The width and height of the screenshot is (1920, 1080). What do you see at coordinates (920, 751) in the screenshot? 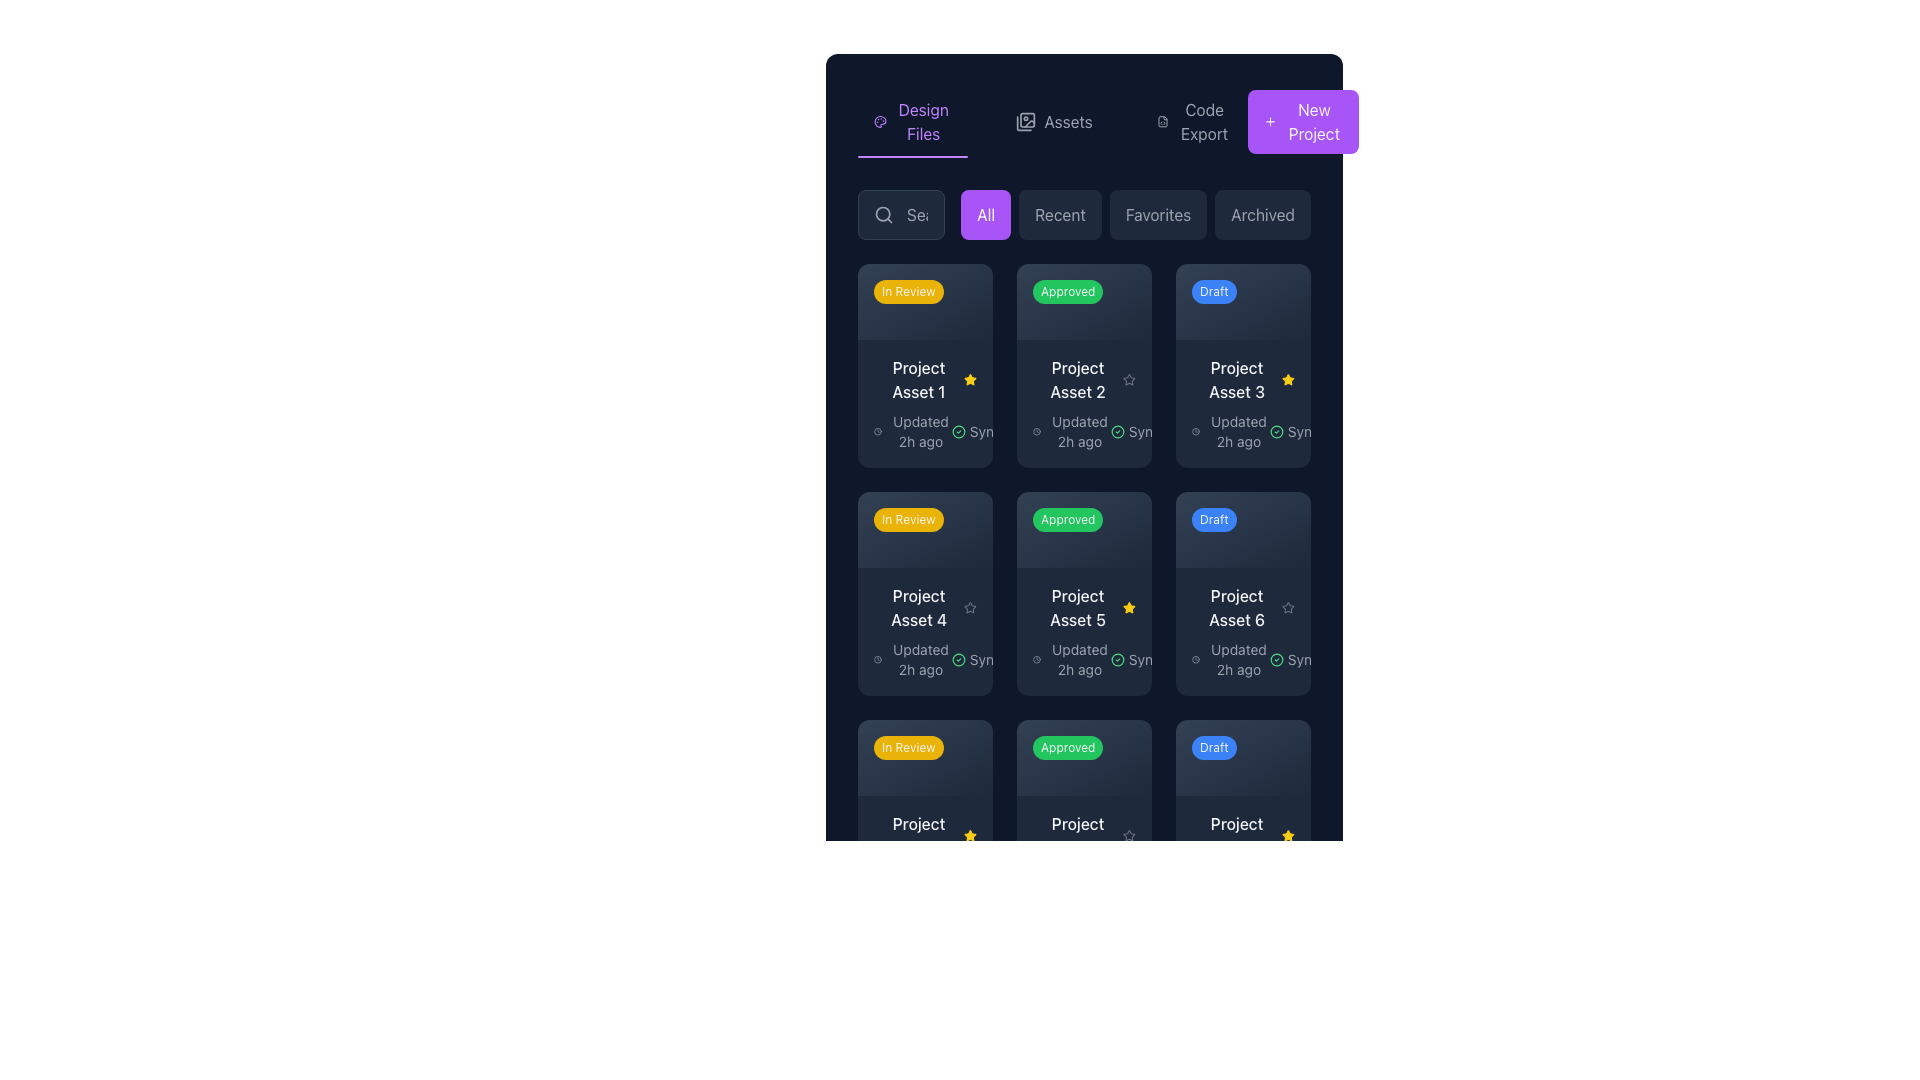
I see `the status information of the 'In Review' badge located in the lower section of the 'Project Asset 4' card, positioned below the card's title and above the 'Updated 2h ago' description` at bounding box center [920, 751].